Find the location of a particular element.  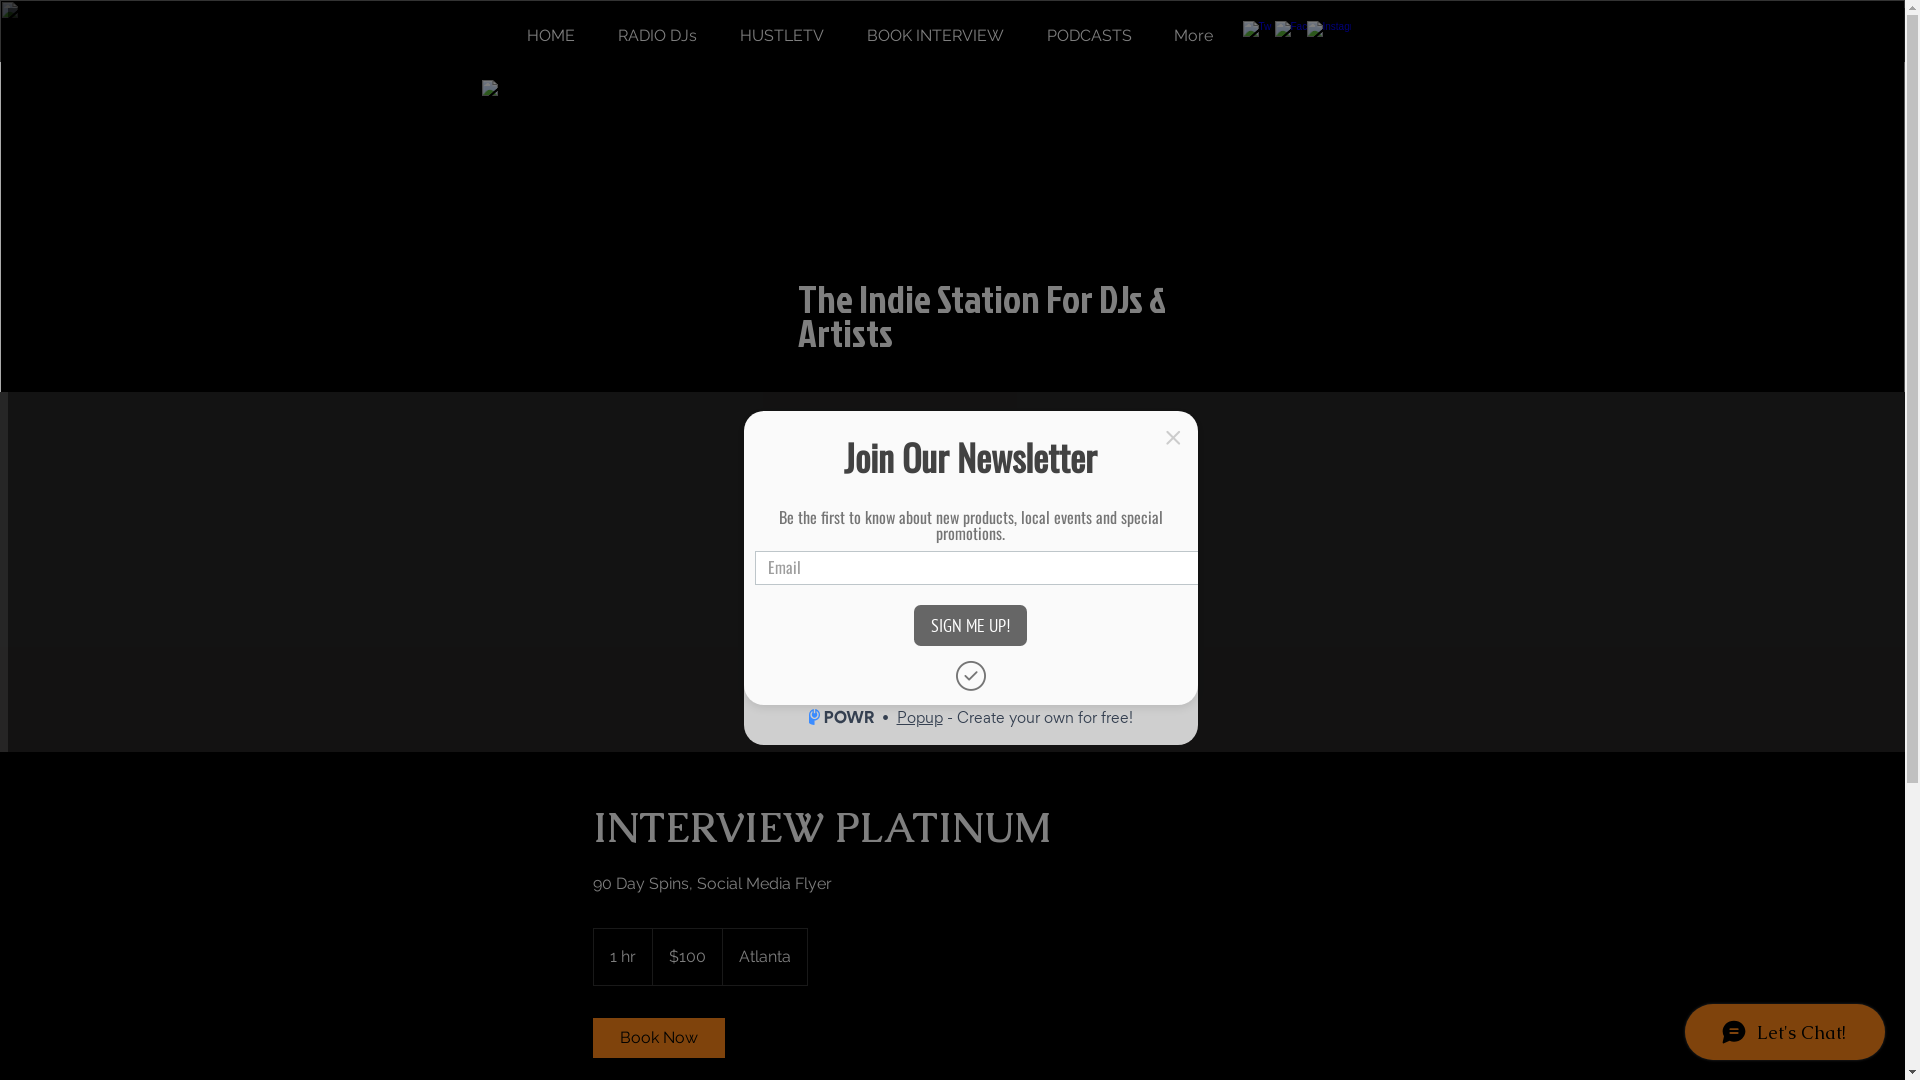

'HOME' is located at coordinates (505, 35).